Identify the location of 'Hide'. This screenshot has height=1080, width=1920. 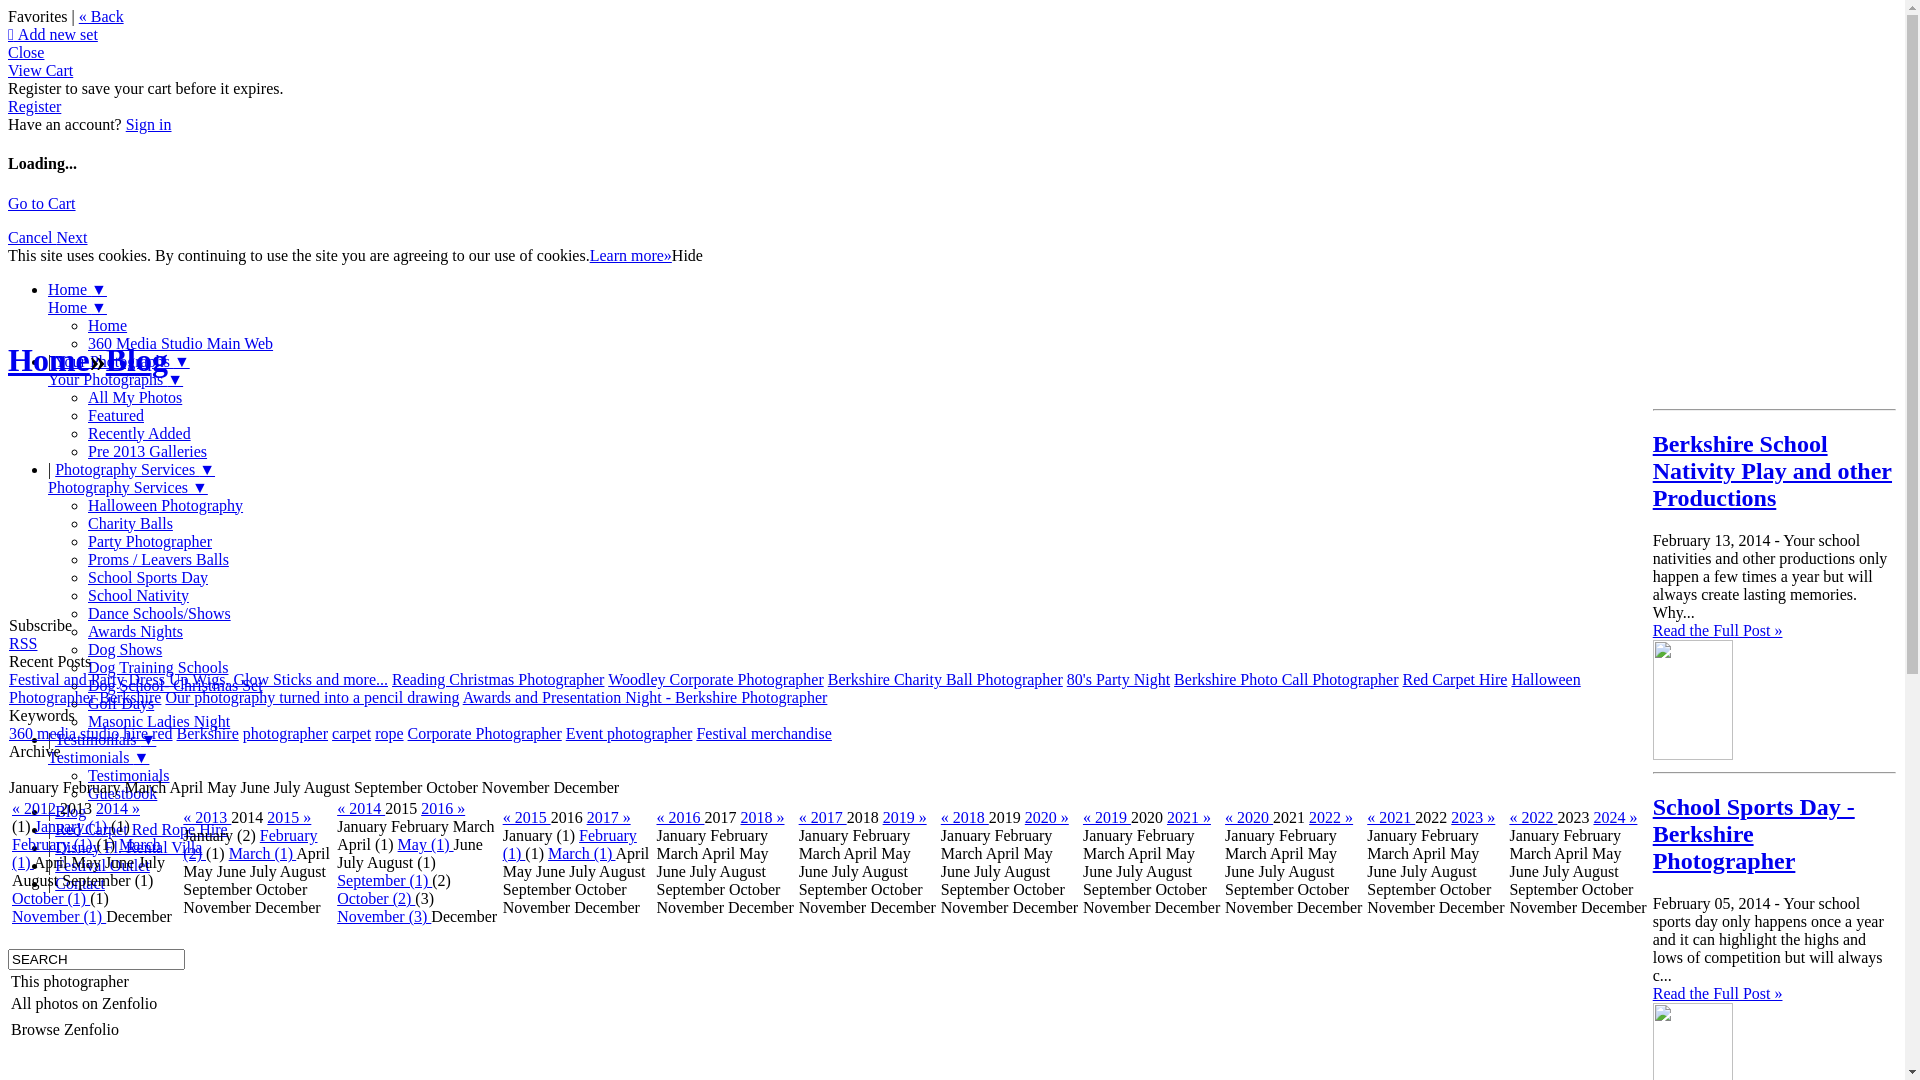
(687, 254).